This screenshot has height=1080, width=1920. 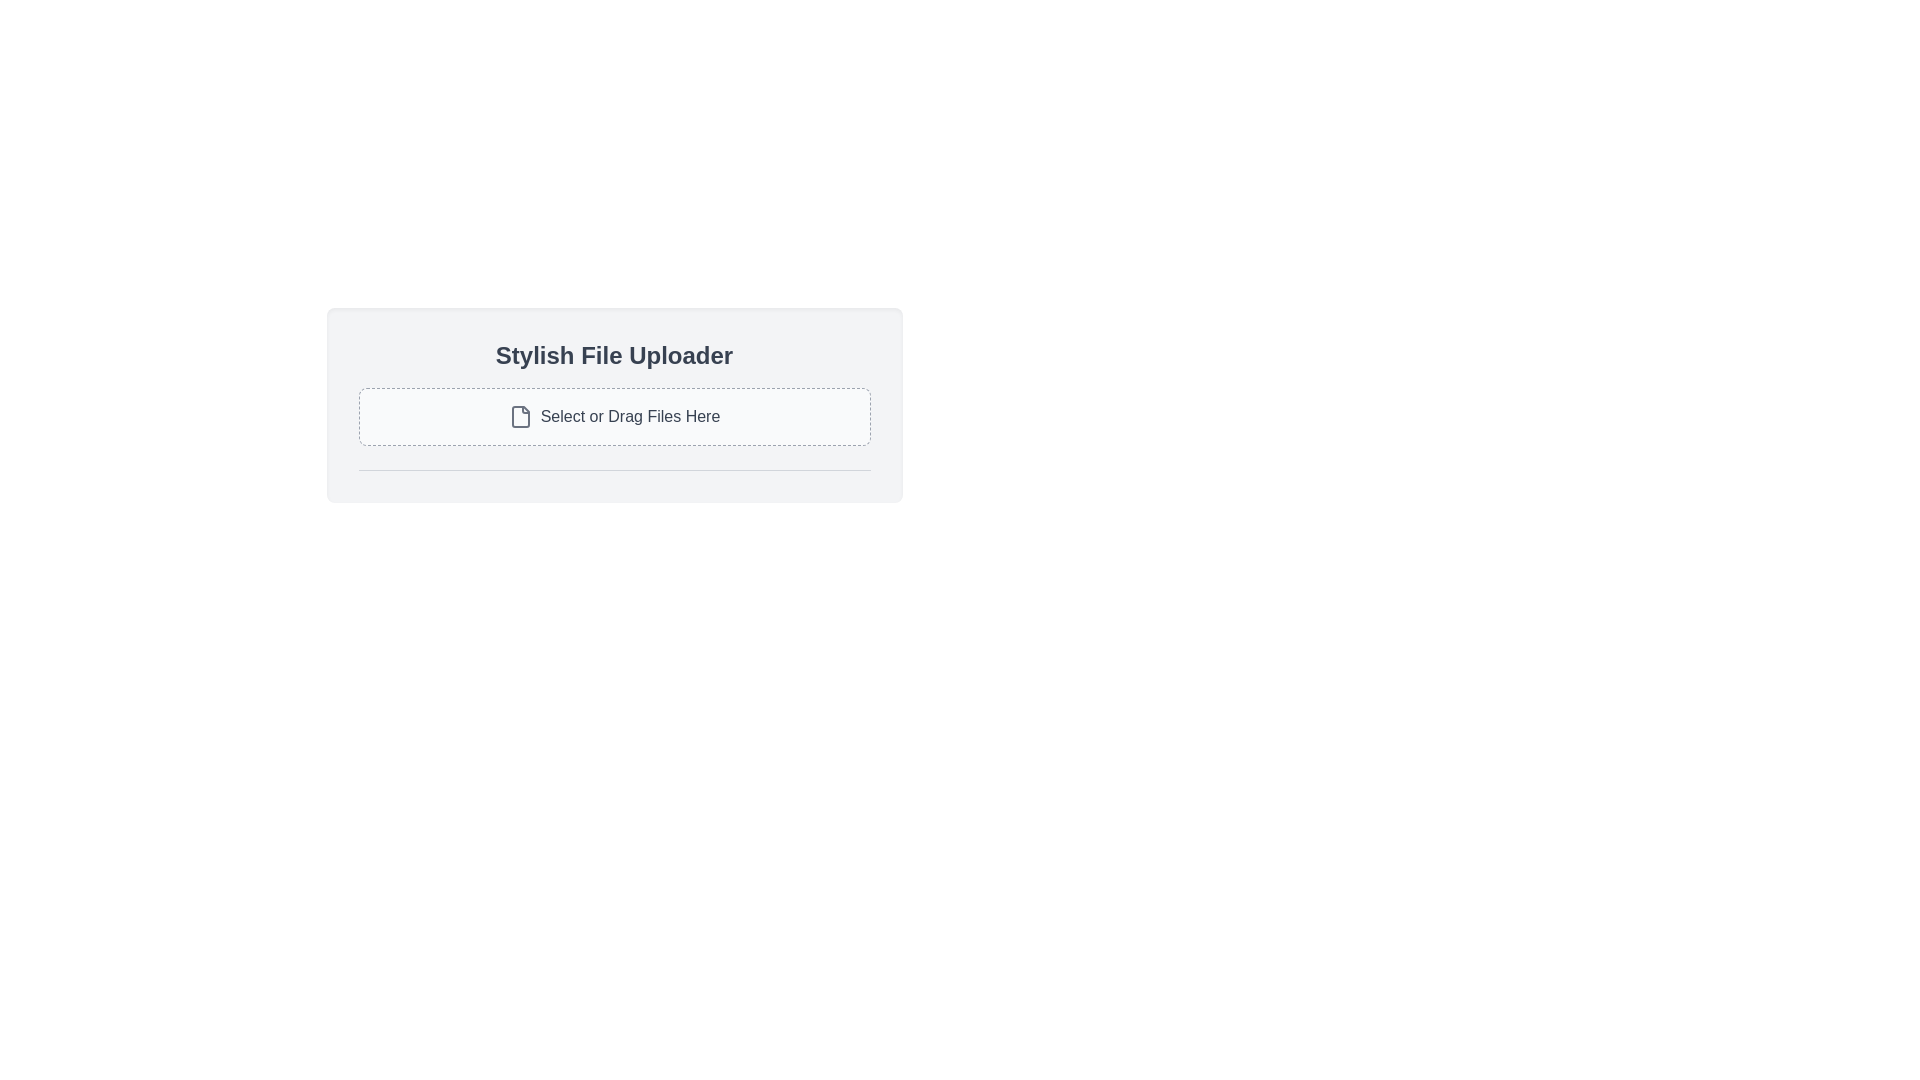 What do you see at coordinates (613, 415) in the screenshot?
I see `the interactive guidance area for file uploads, which provides textual guidance to users to either select files or drag them into the designated area` at bounding box center [613, 415].